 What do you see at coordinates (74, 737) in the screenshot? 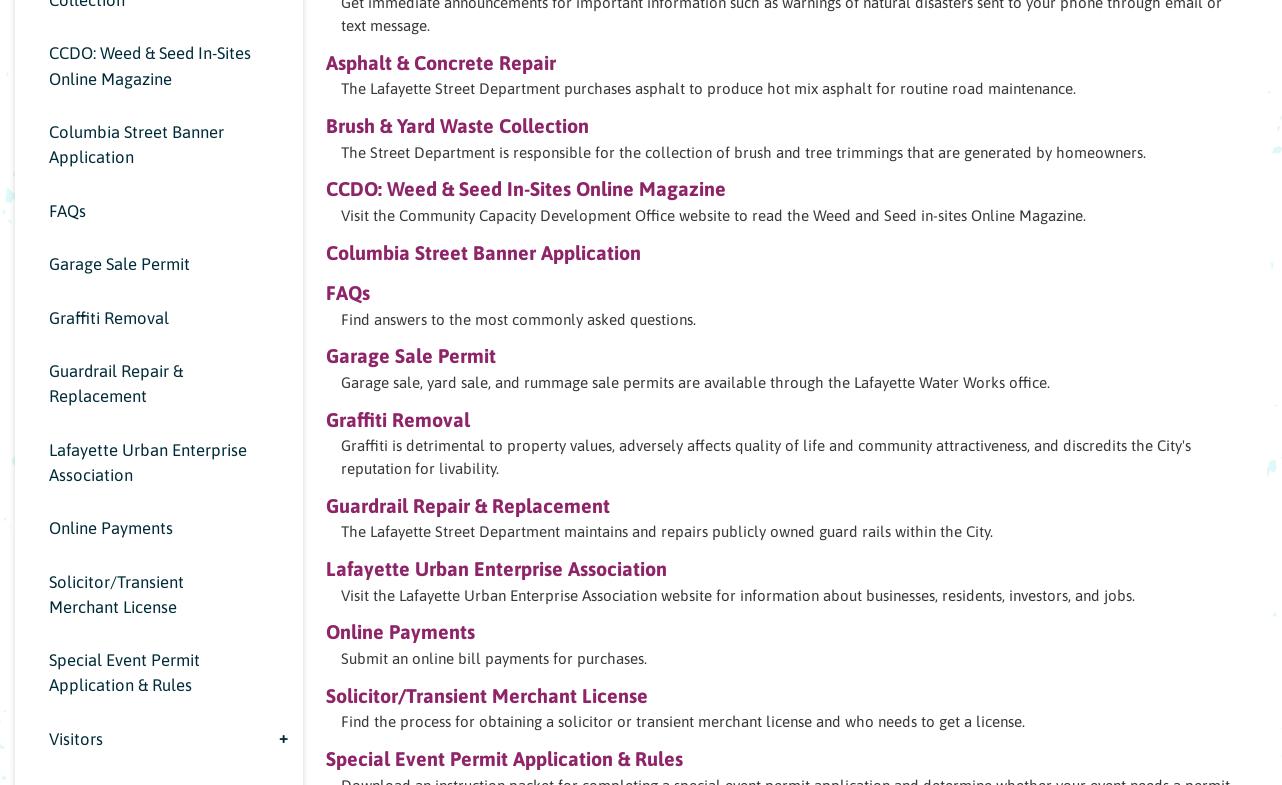
I see `'Visitors'` at bounding box center [74, 737].